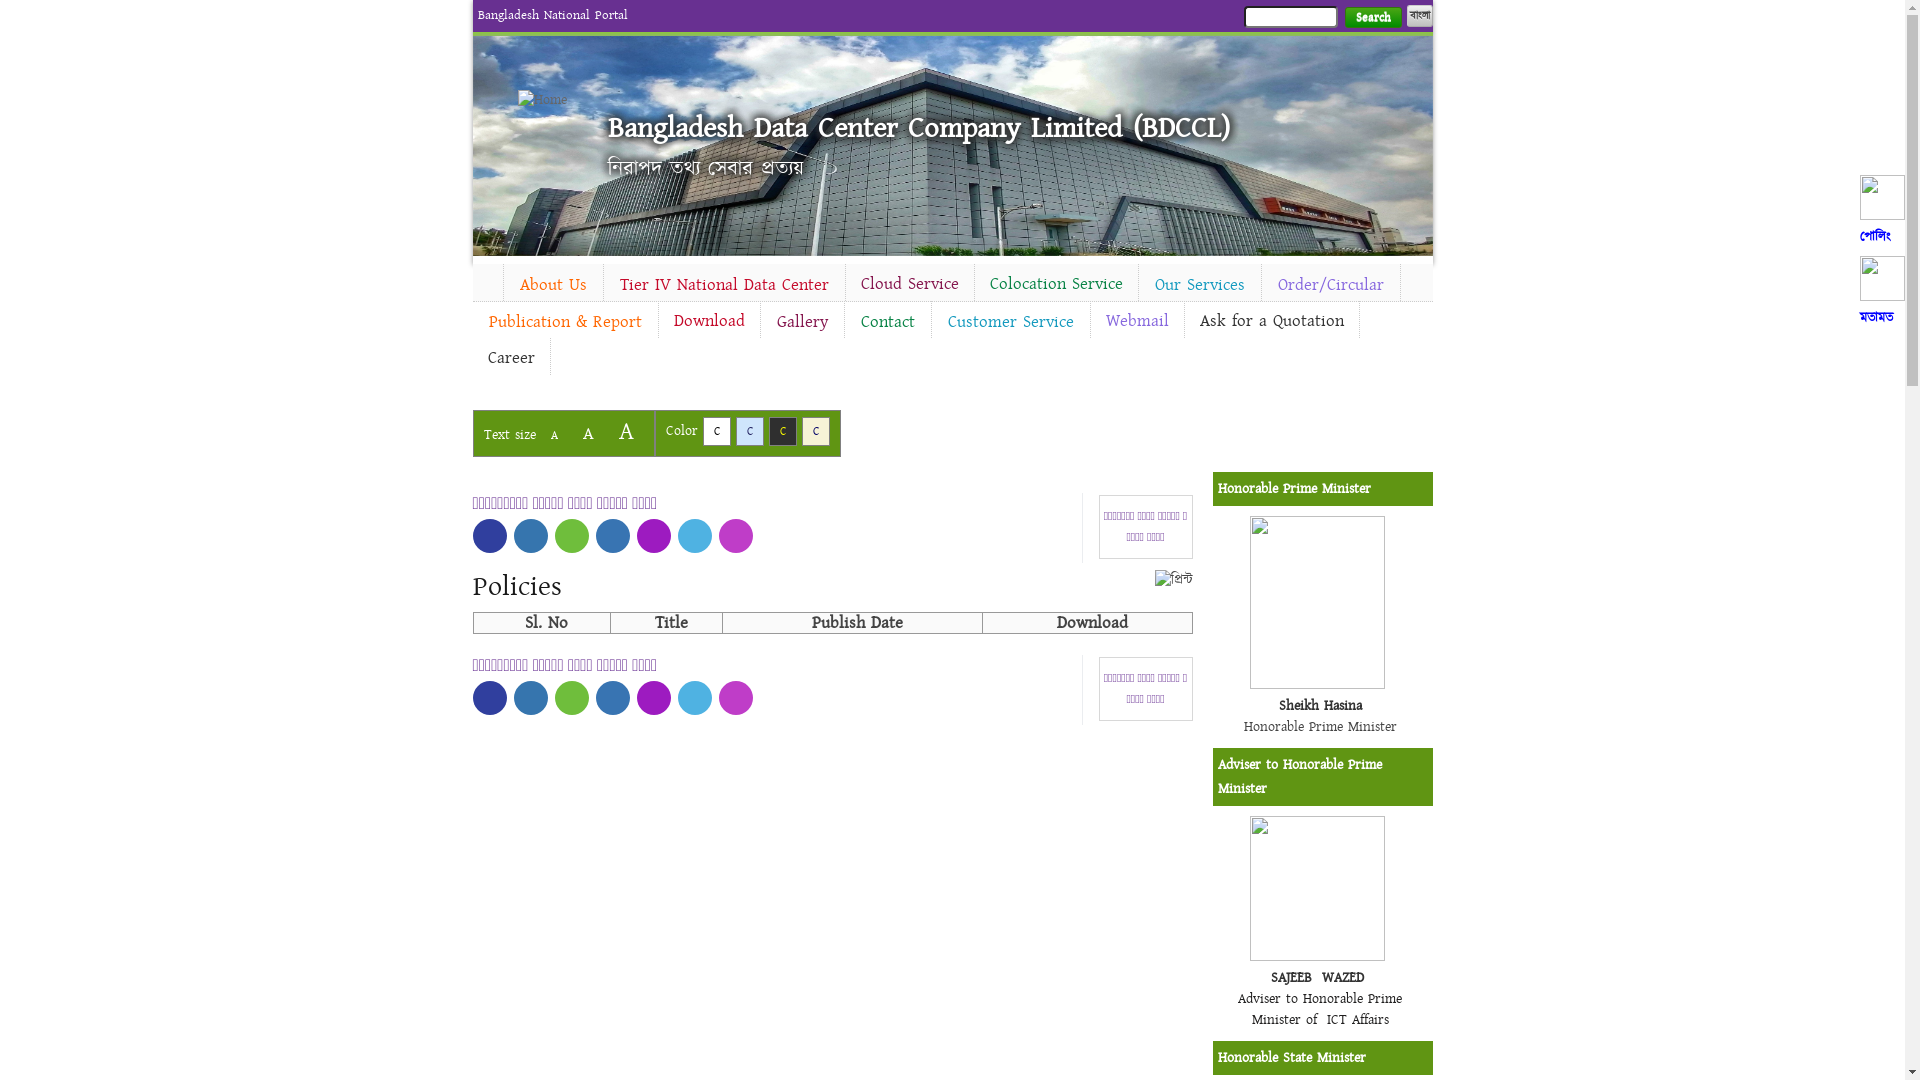 The height and width of the screenshot is (1080, 1920). Describe the element at coordinates (657, 319) in the screenshot. I see `'Download'` at that location.